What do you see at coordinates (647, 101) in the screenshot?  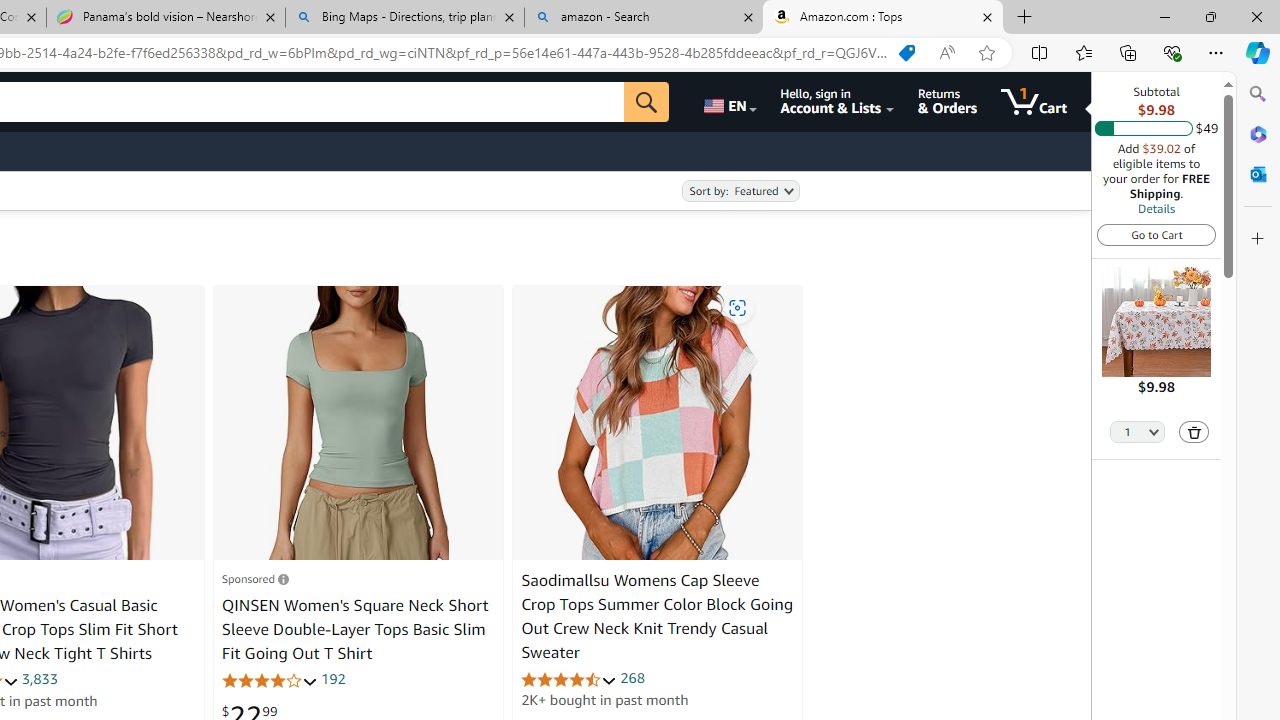 I see `'Go'` at bounding box center [647, 101].